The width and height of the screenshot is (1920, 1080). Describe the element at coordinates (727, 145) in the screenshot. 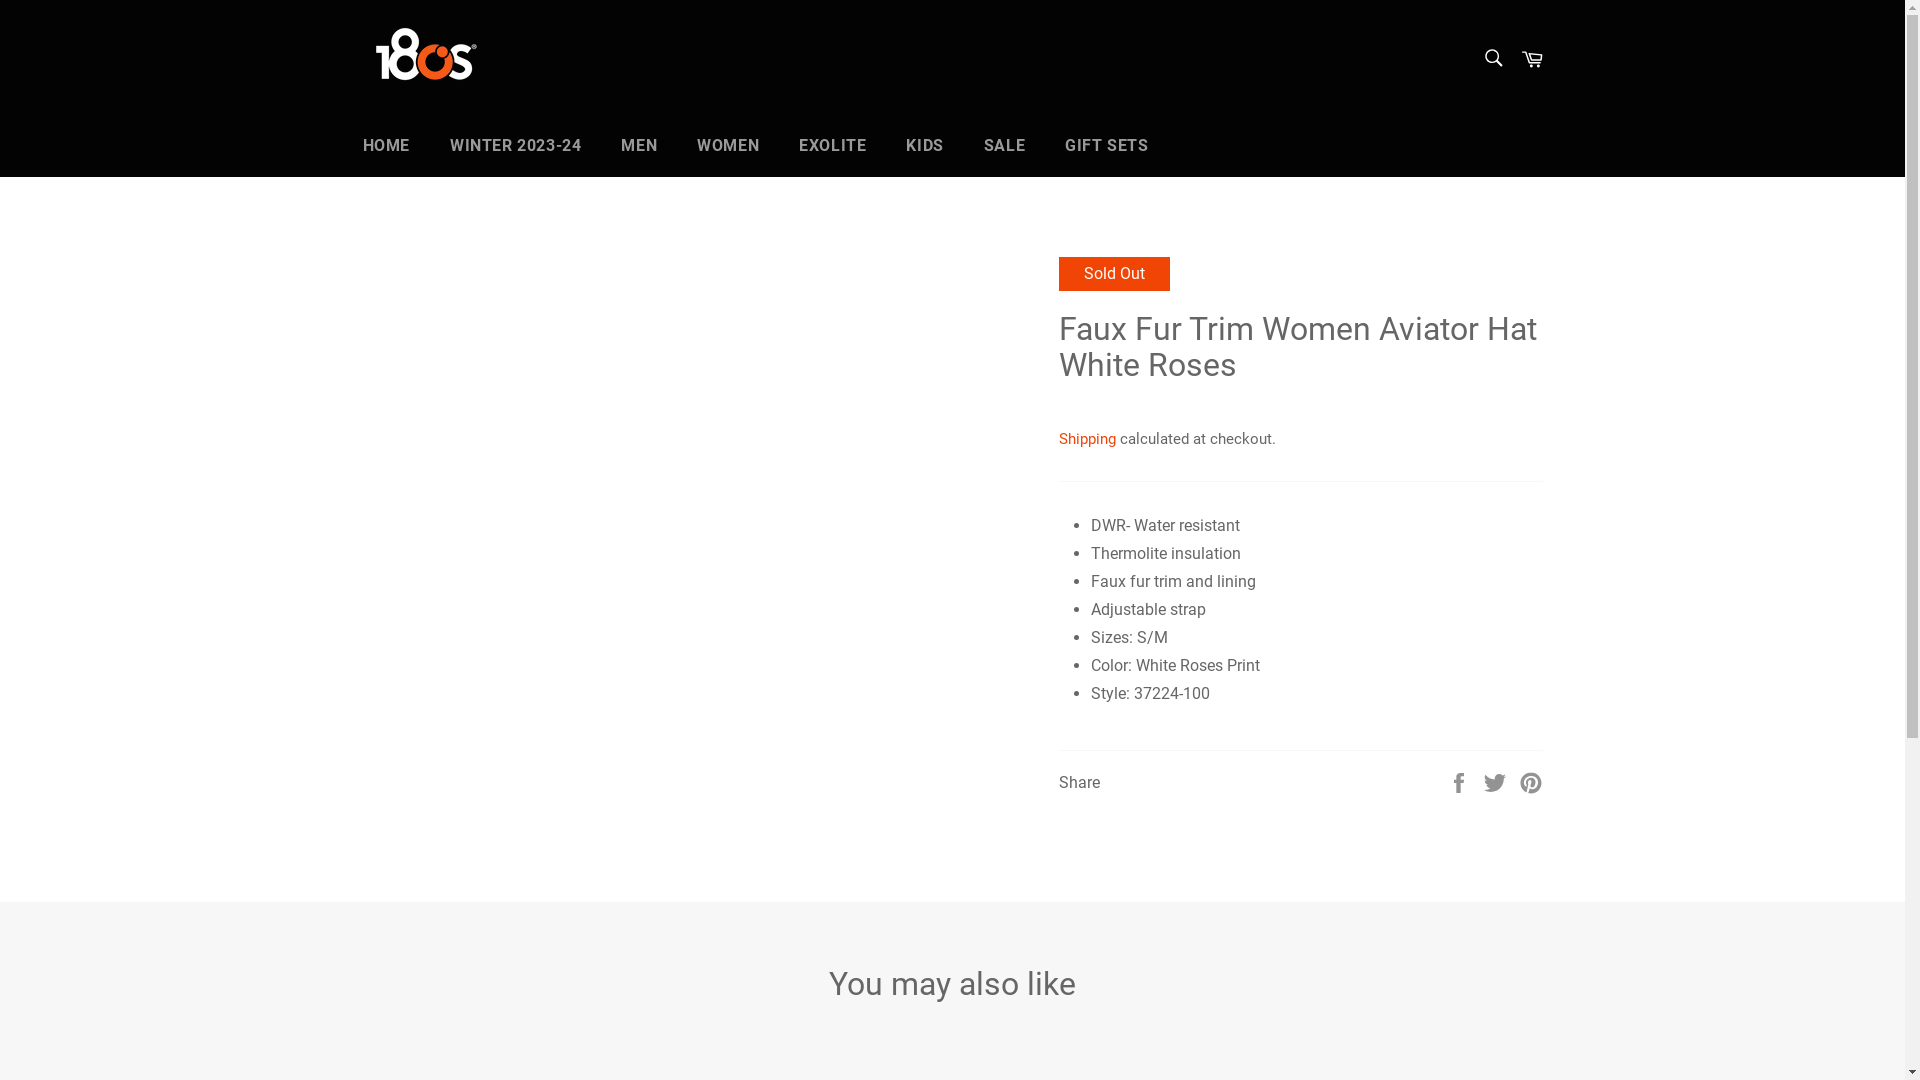

I see `'WOMEN'` at that location.